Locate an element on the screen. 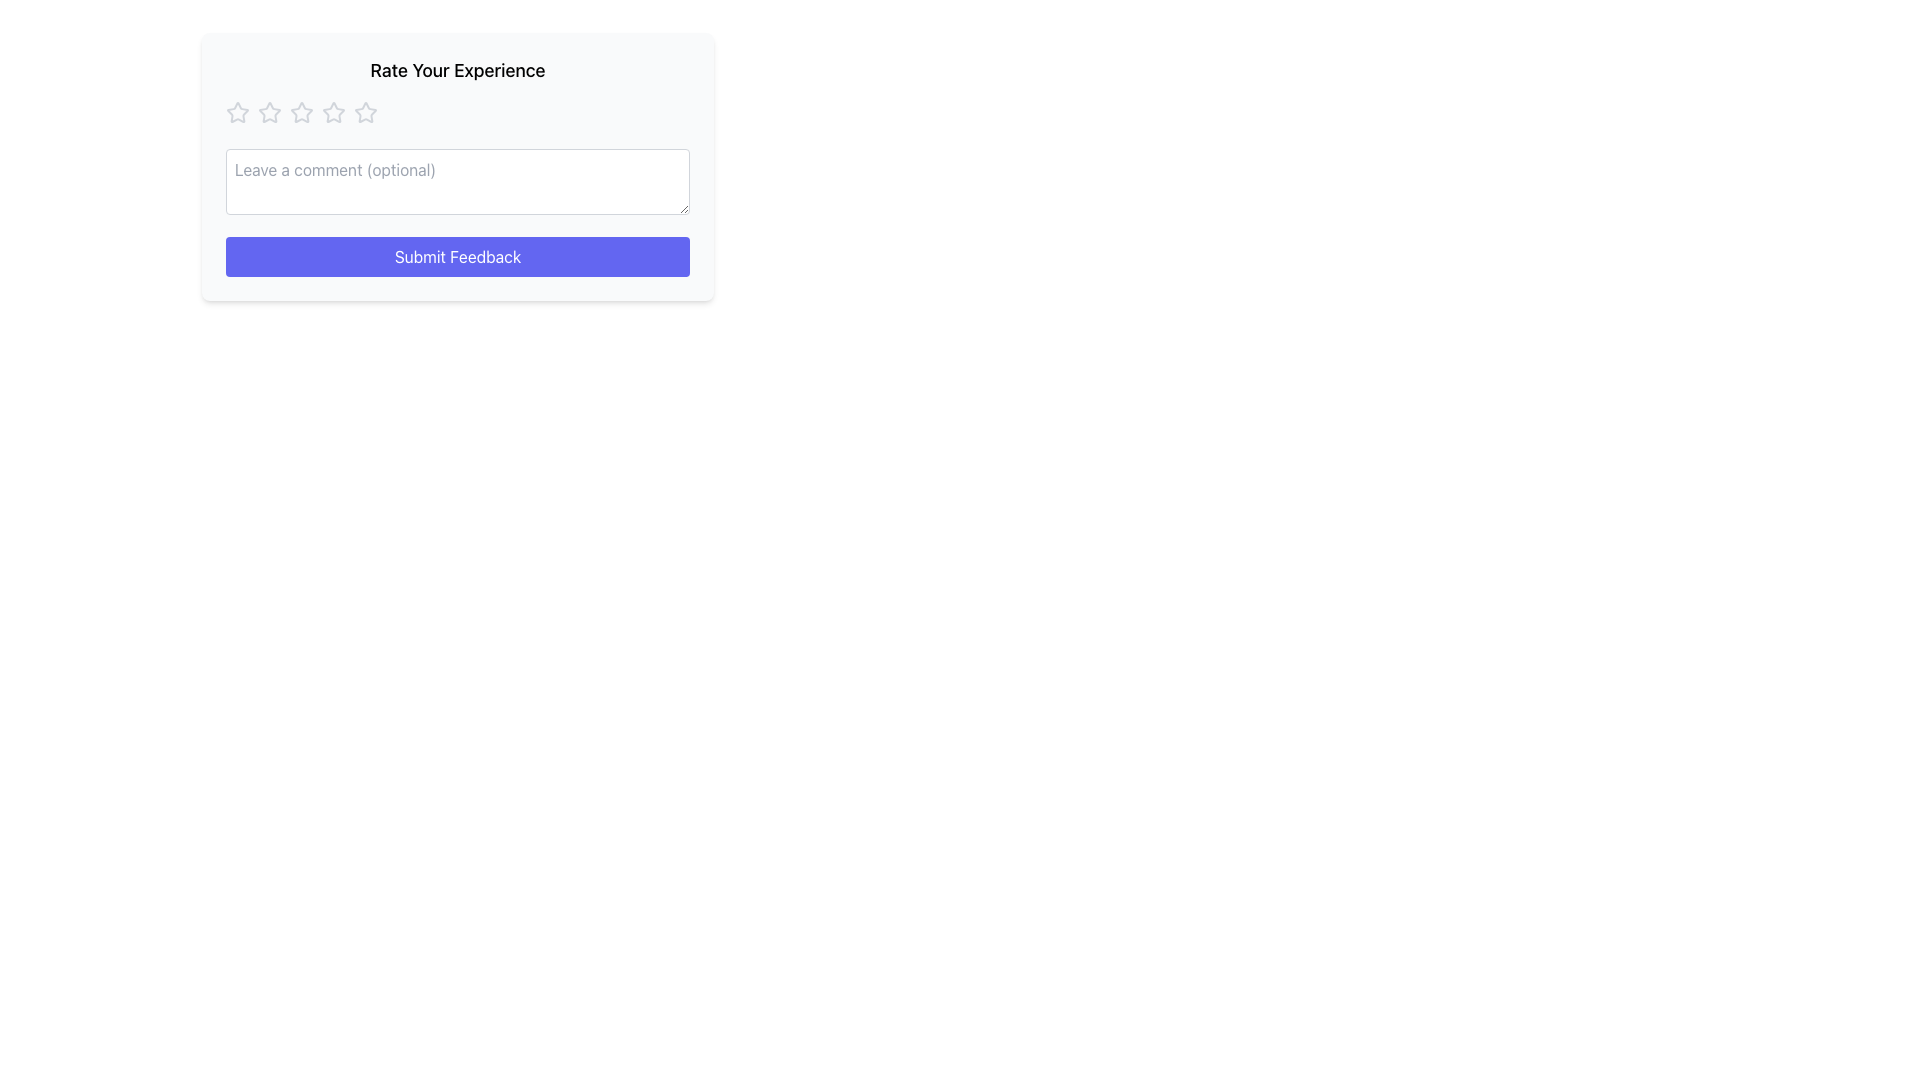  the first star-shaped icon in the rating system is located at coordinates (238, 112).